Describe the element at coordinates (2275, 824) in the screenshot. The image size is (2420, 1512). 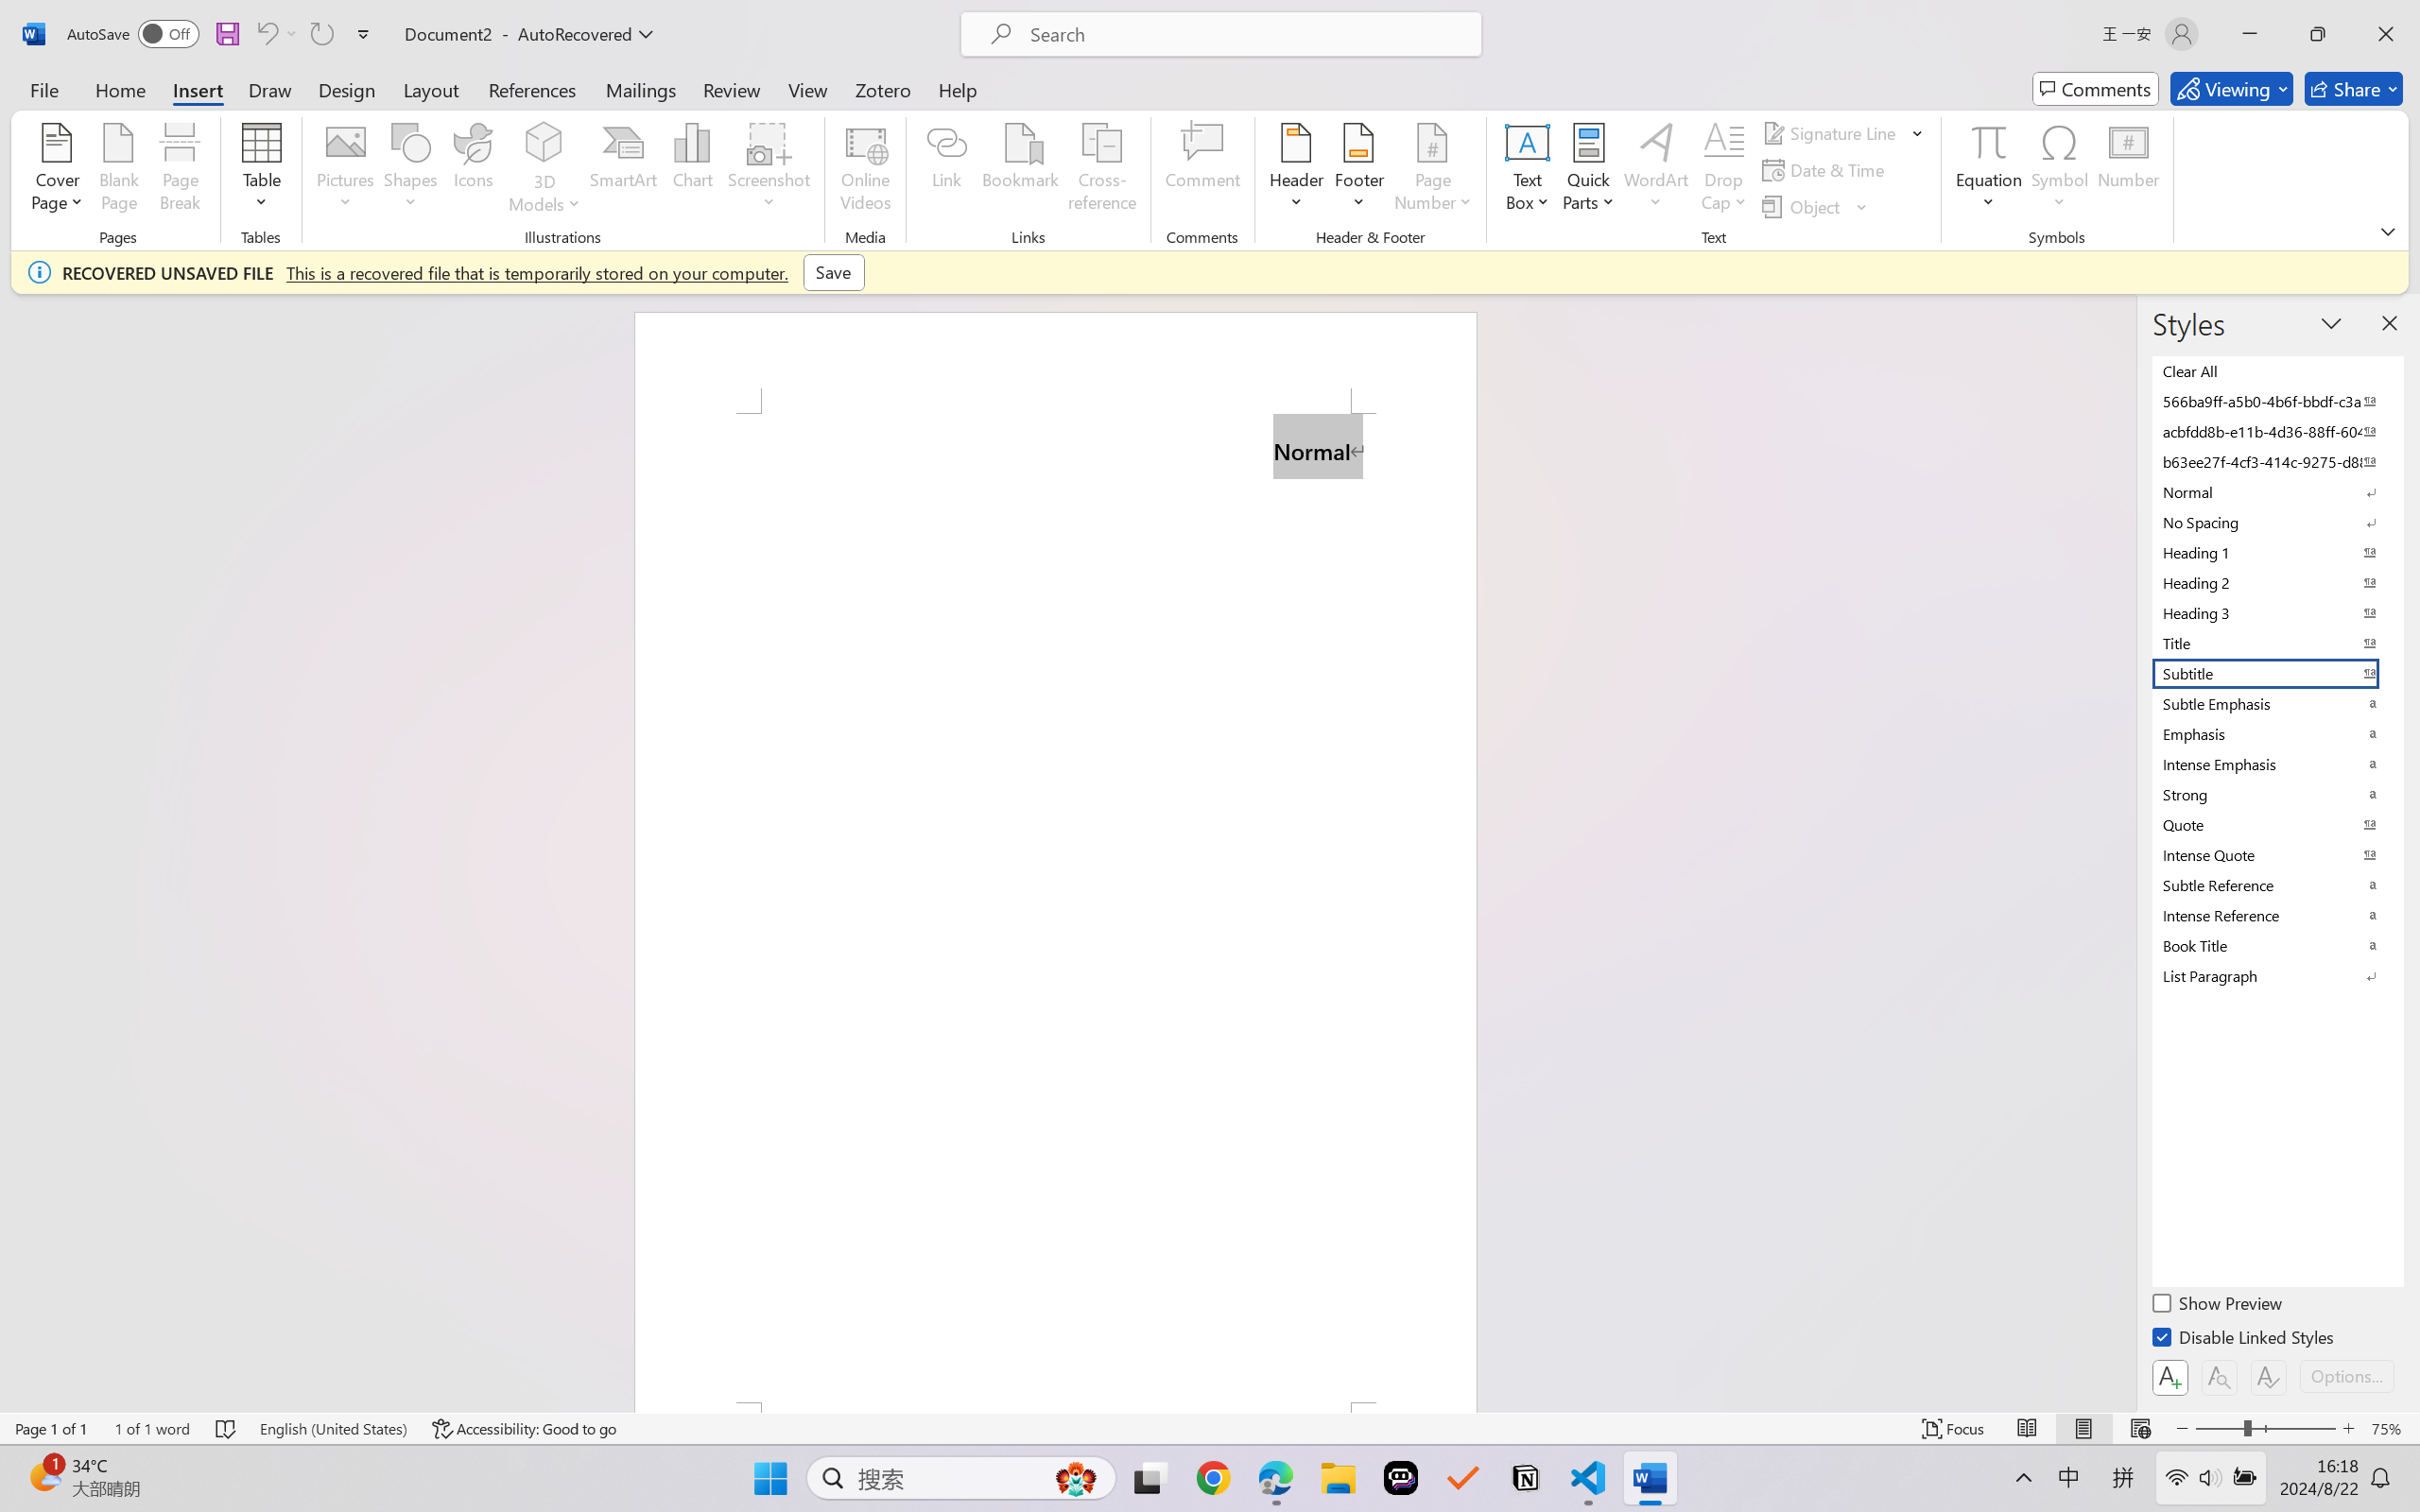
I see `'Quote'` at that location.